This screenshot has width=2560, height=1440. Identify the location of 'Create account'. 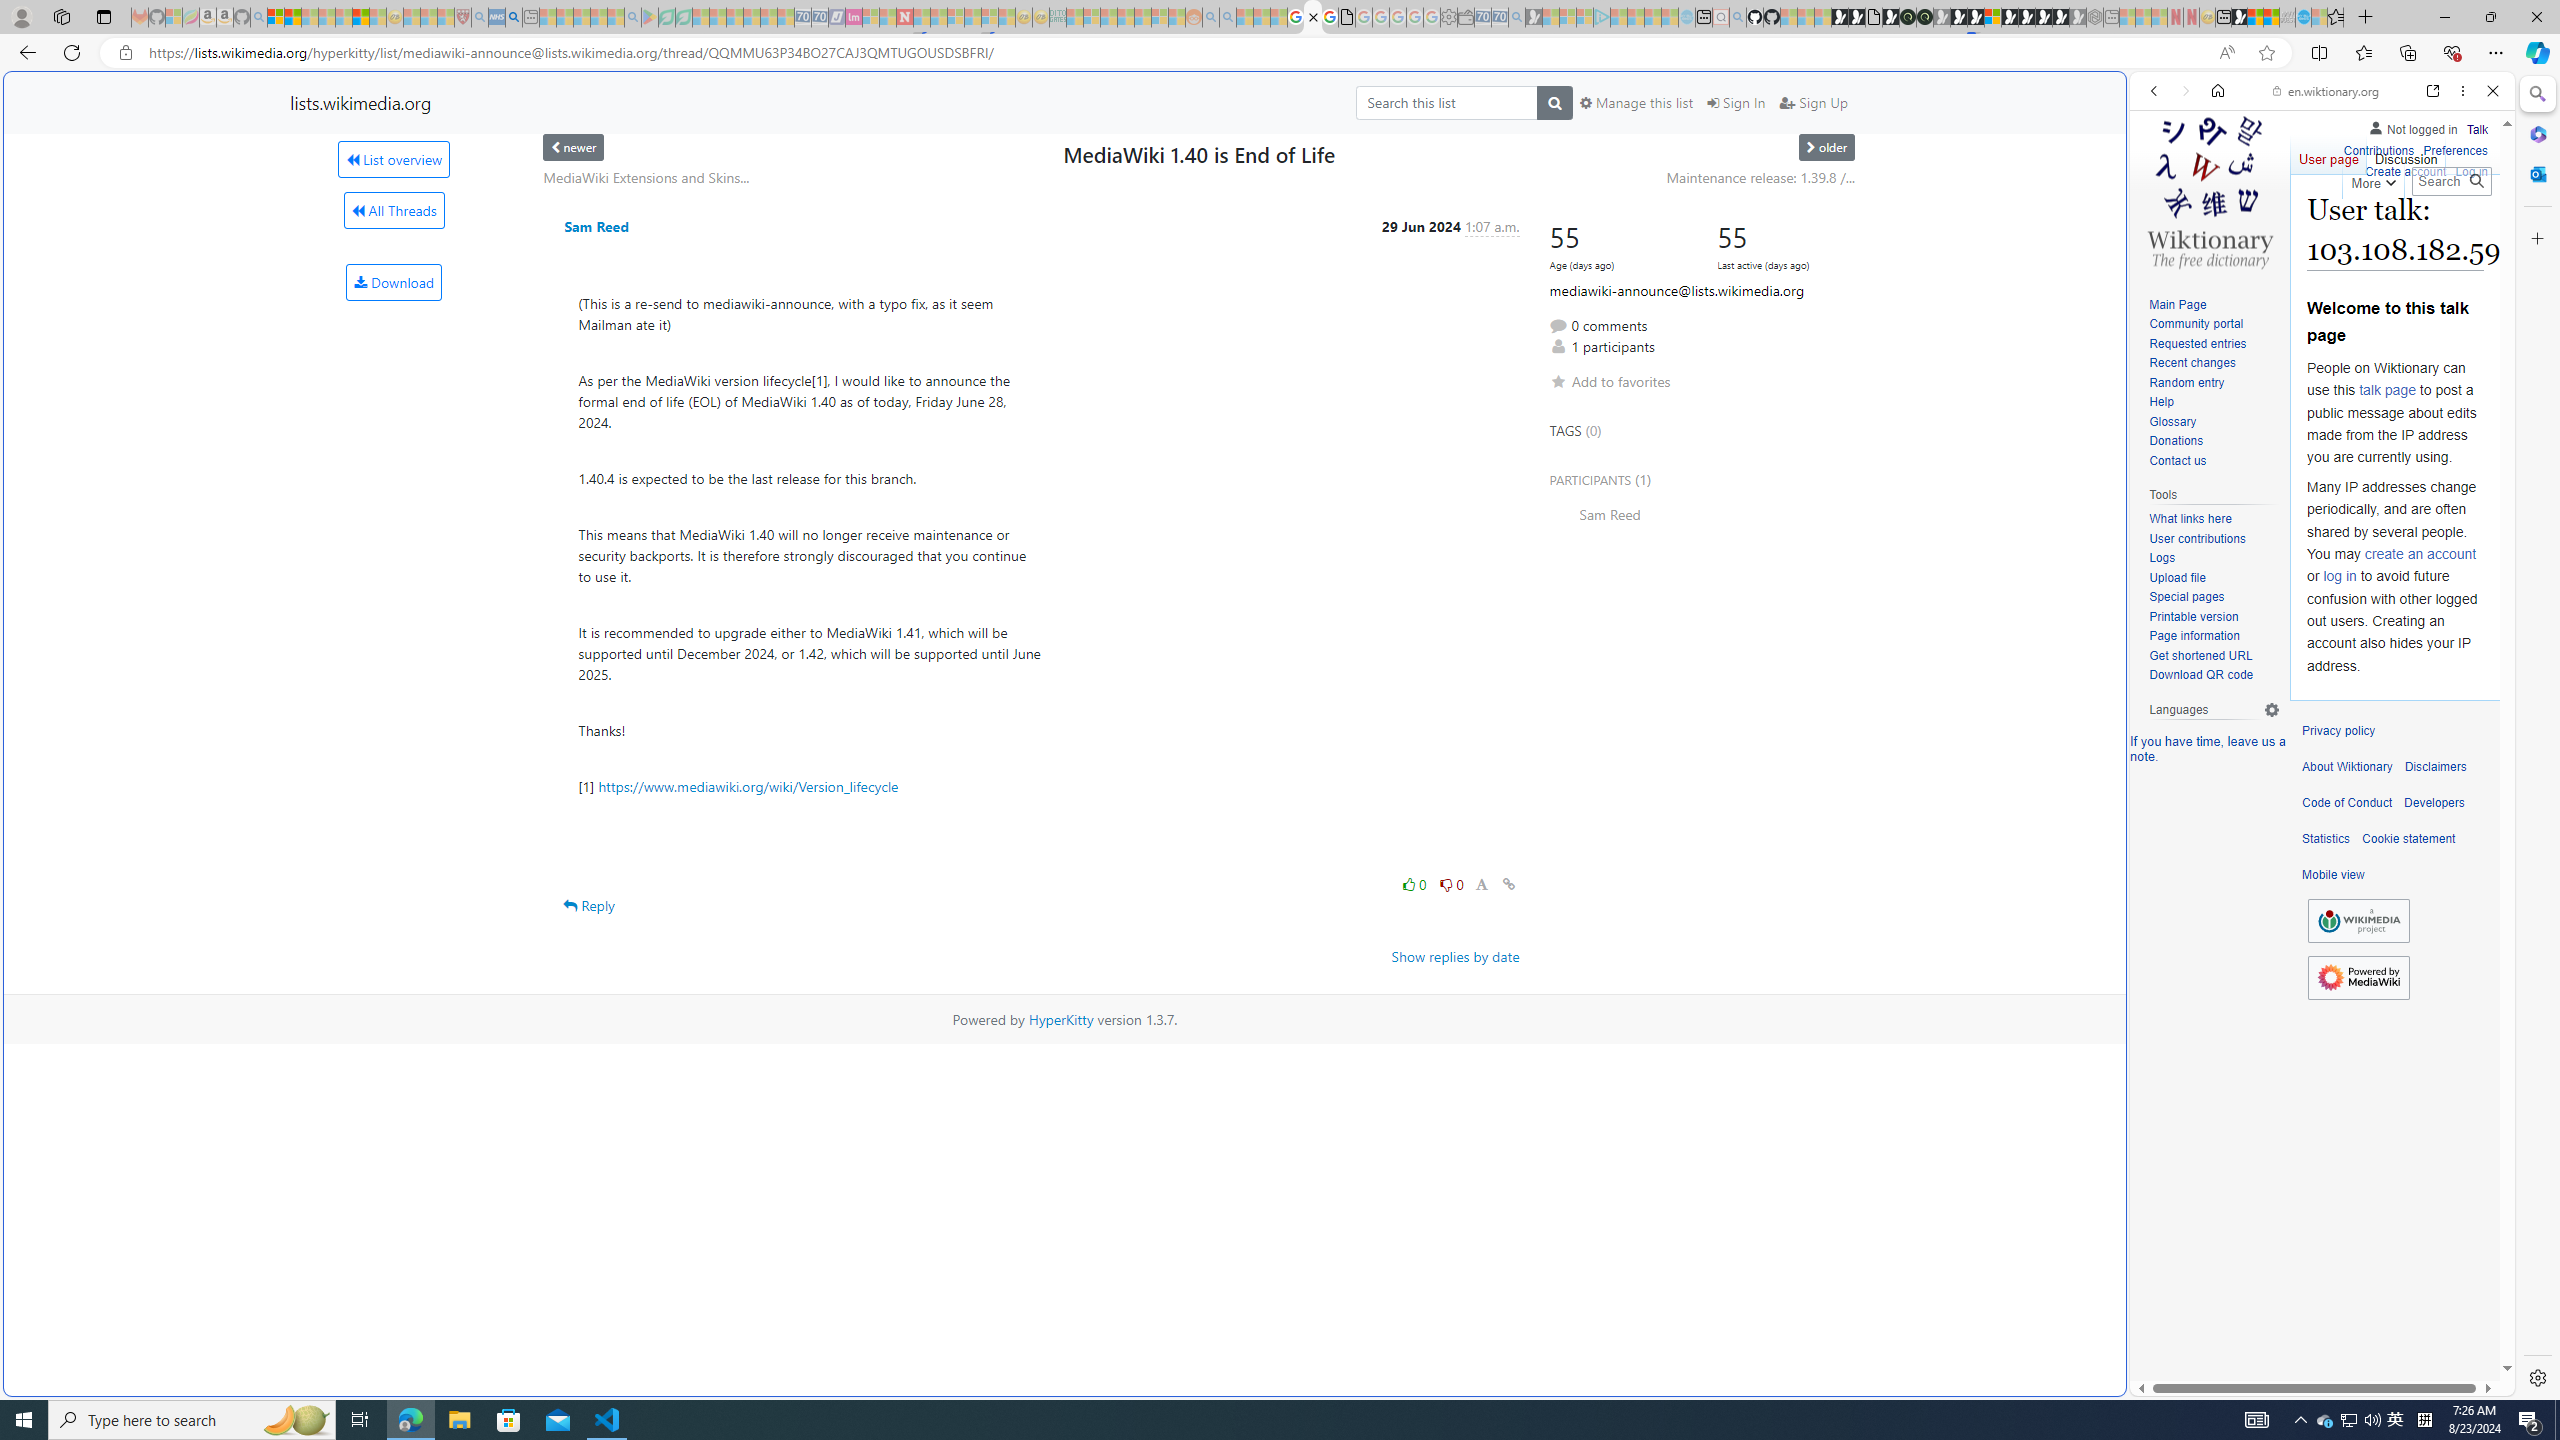
(2405, 172).